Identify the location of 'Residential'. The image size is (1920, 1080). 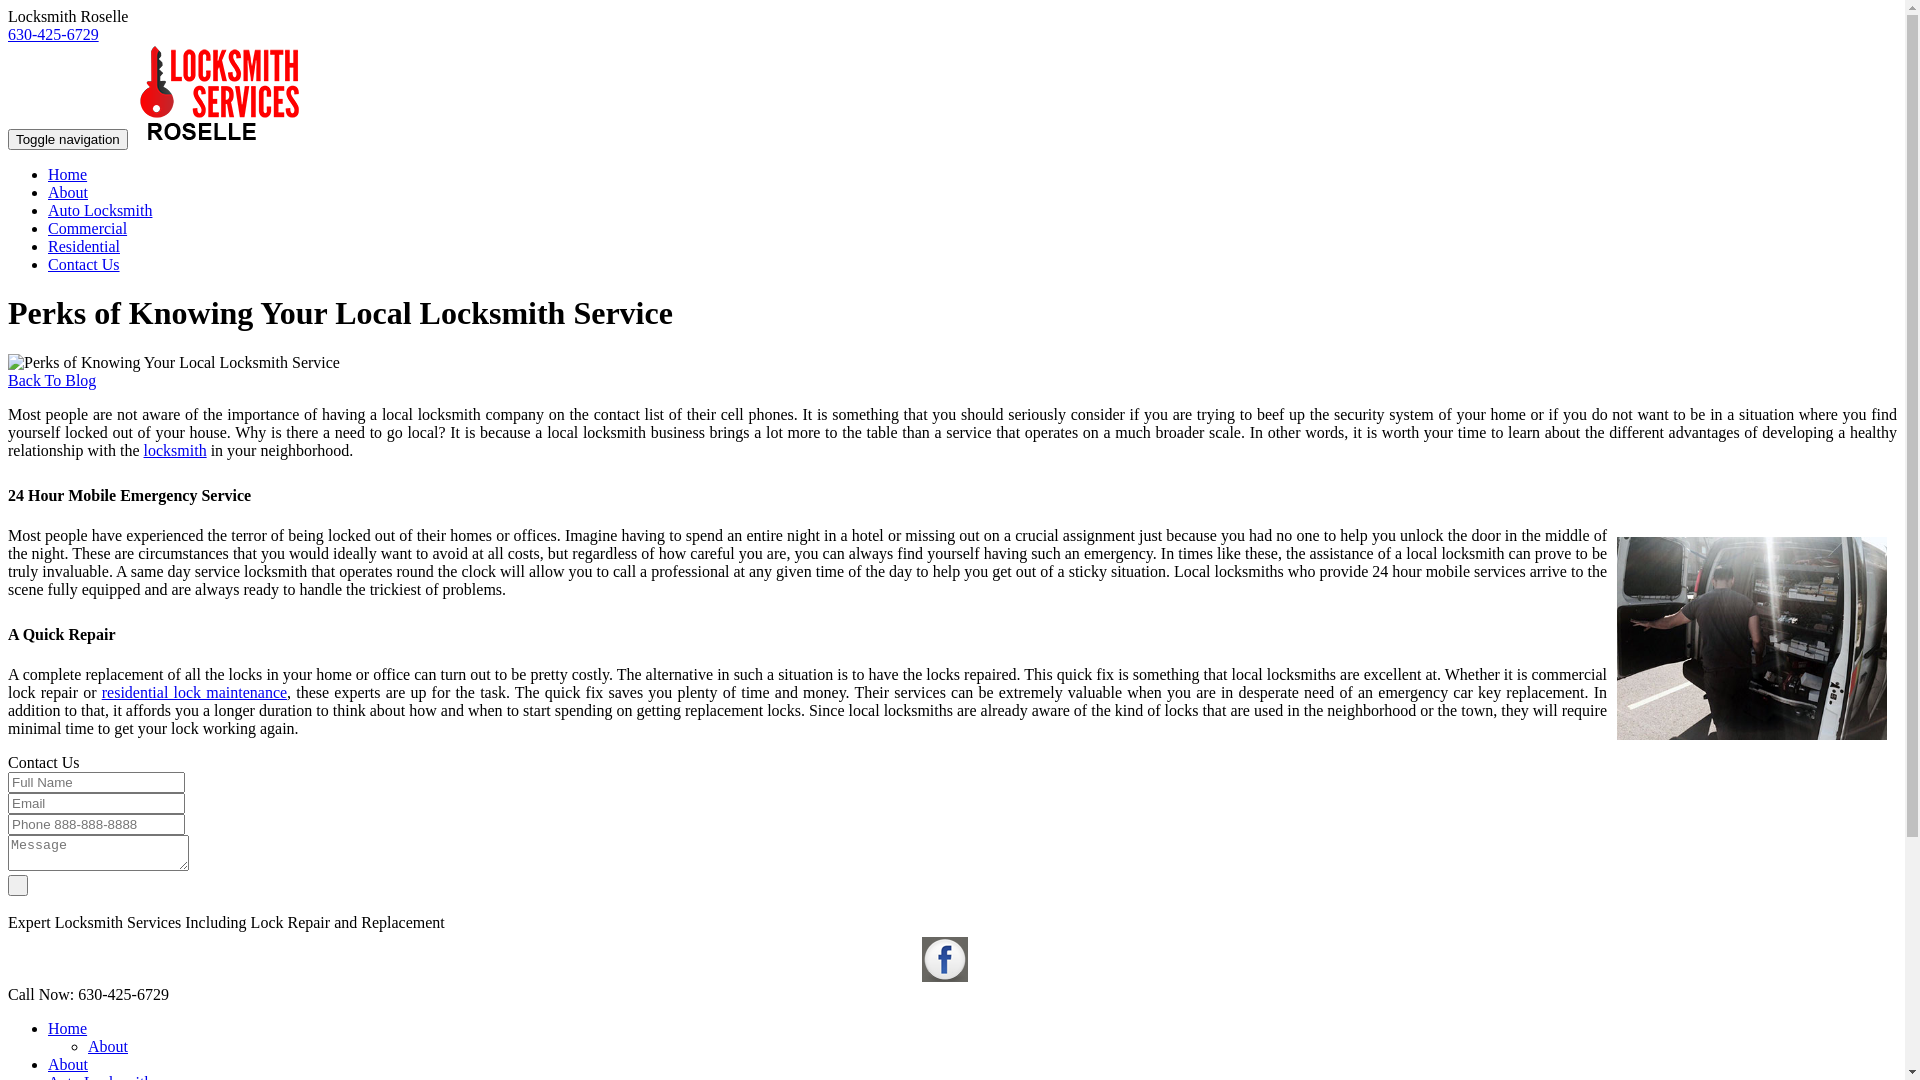
(82, 245).